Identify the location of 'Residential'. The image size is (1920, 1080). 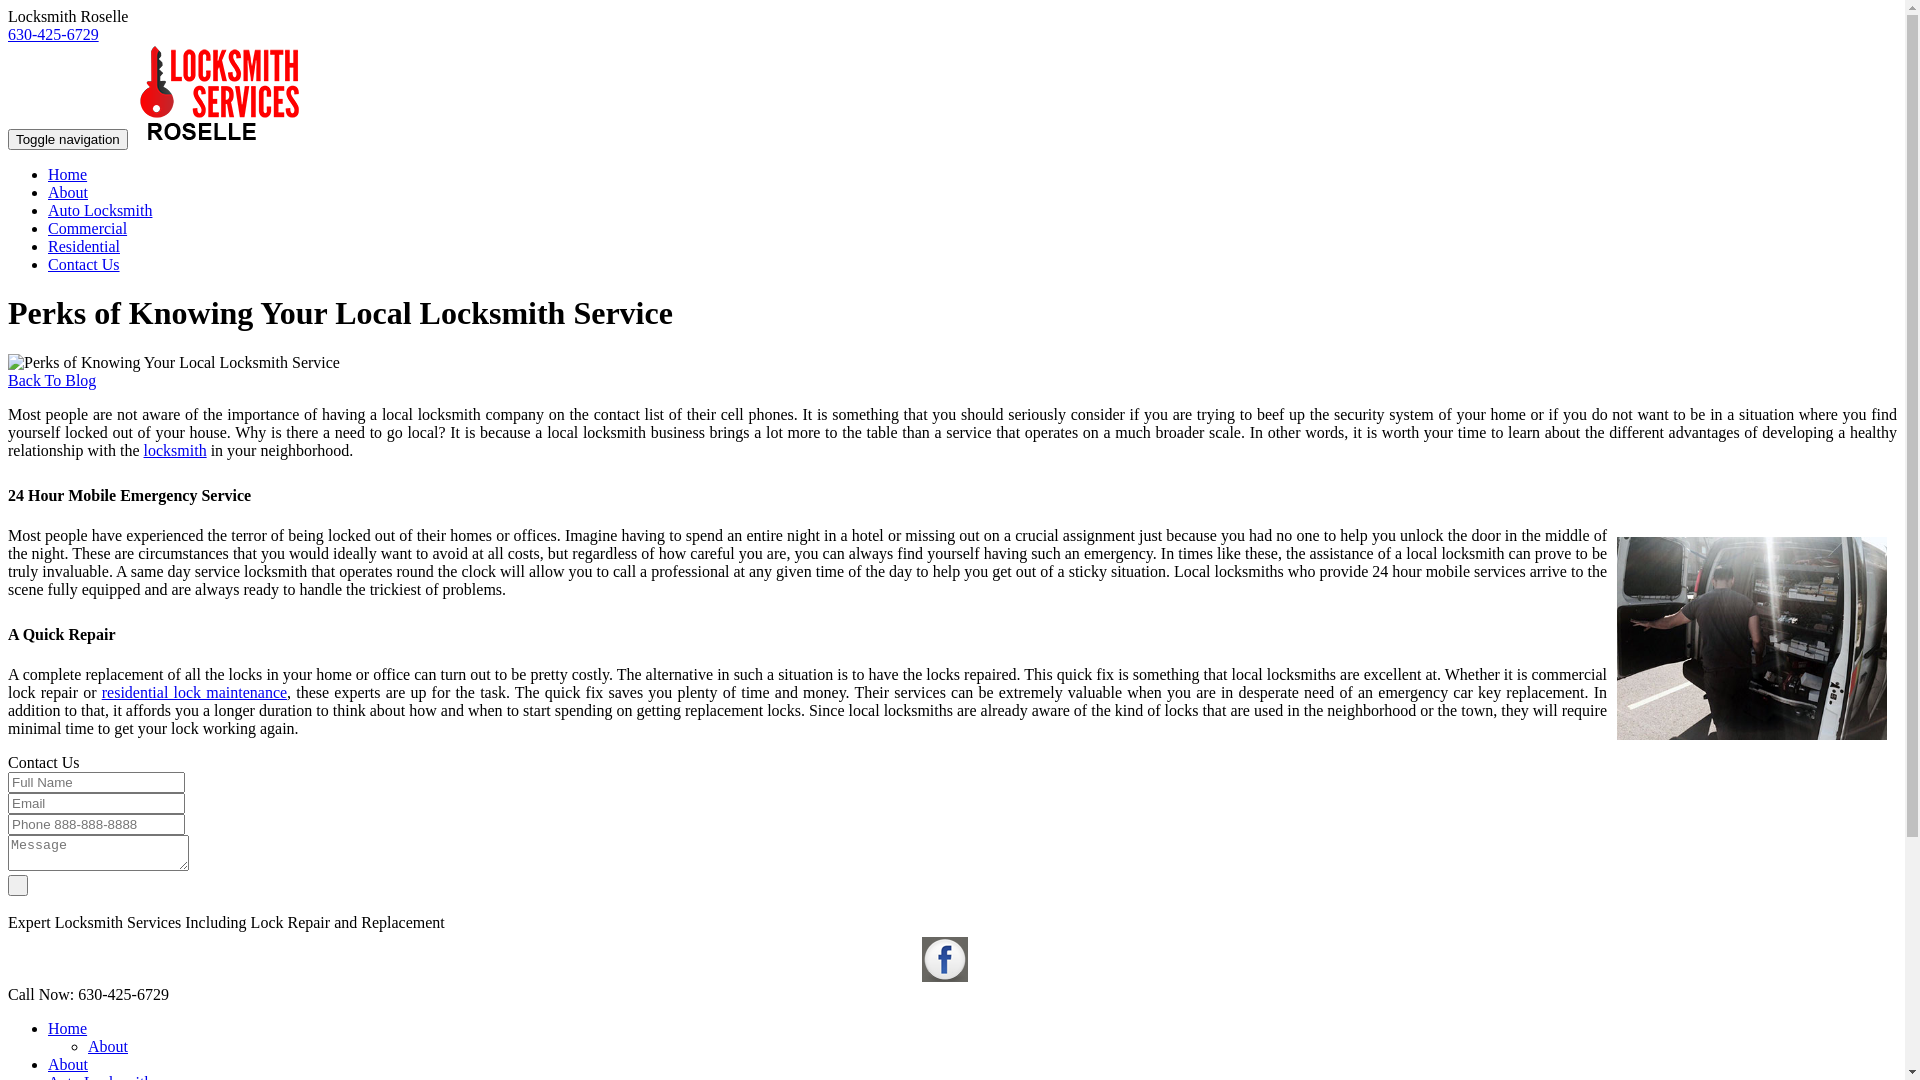
(82, 245).